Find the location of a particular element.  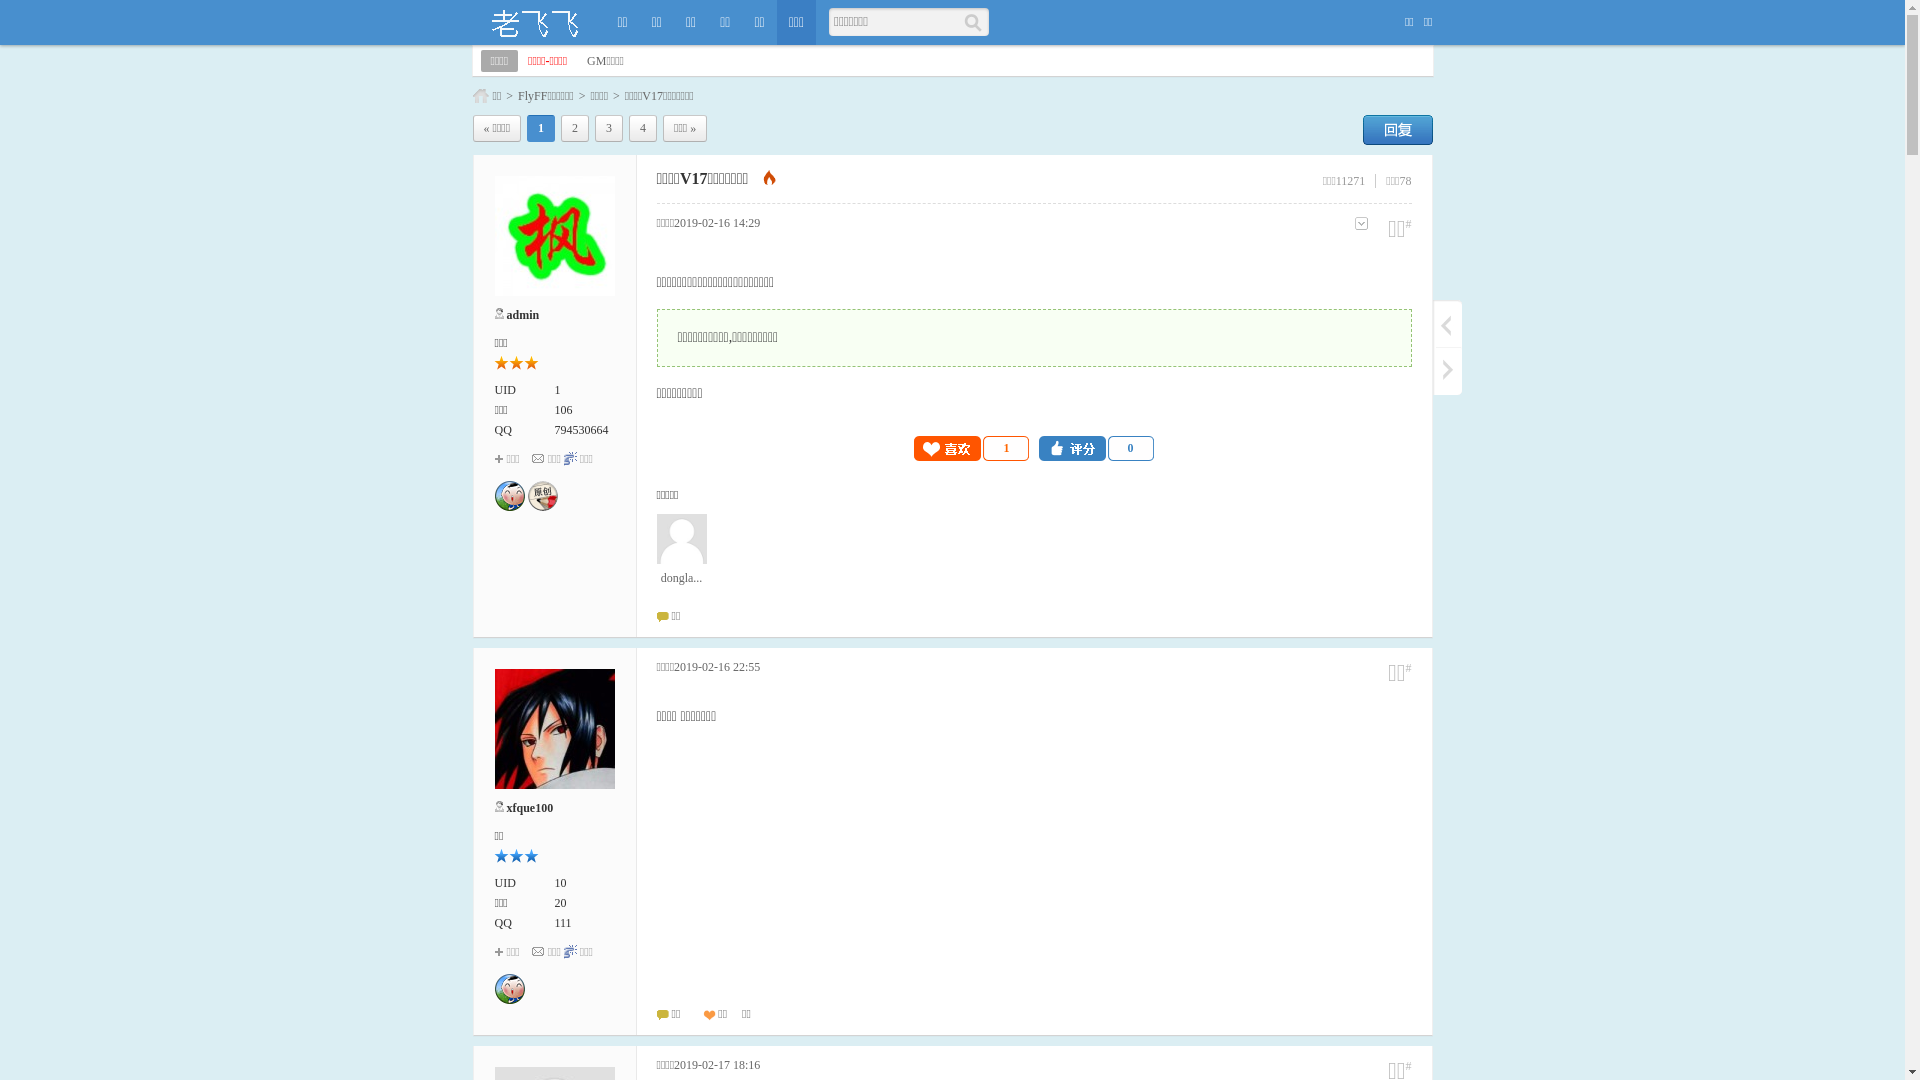

'xfque100' is located at coordinates (529, 806).